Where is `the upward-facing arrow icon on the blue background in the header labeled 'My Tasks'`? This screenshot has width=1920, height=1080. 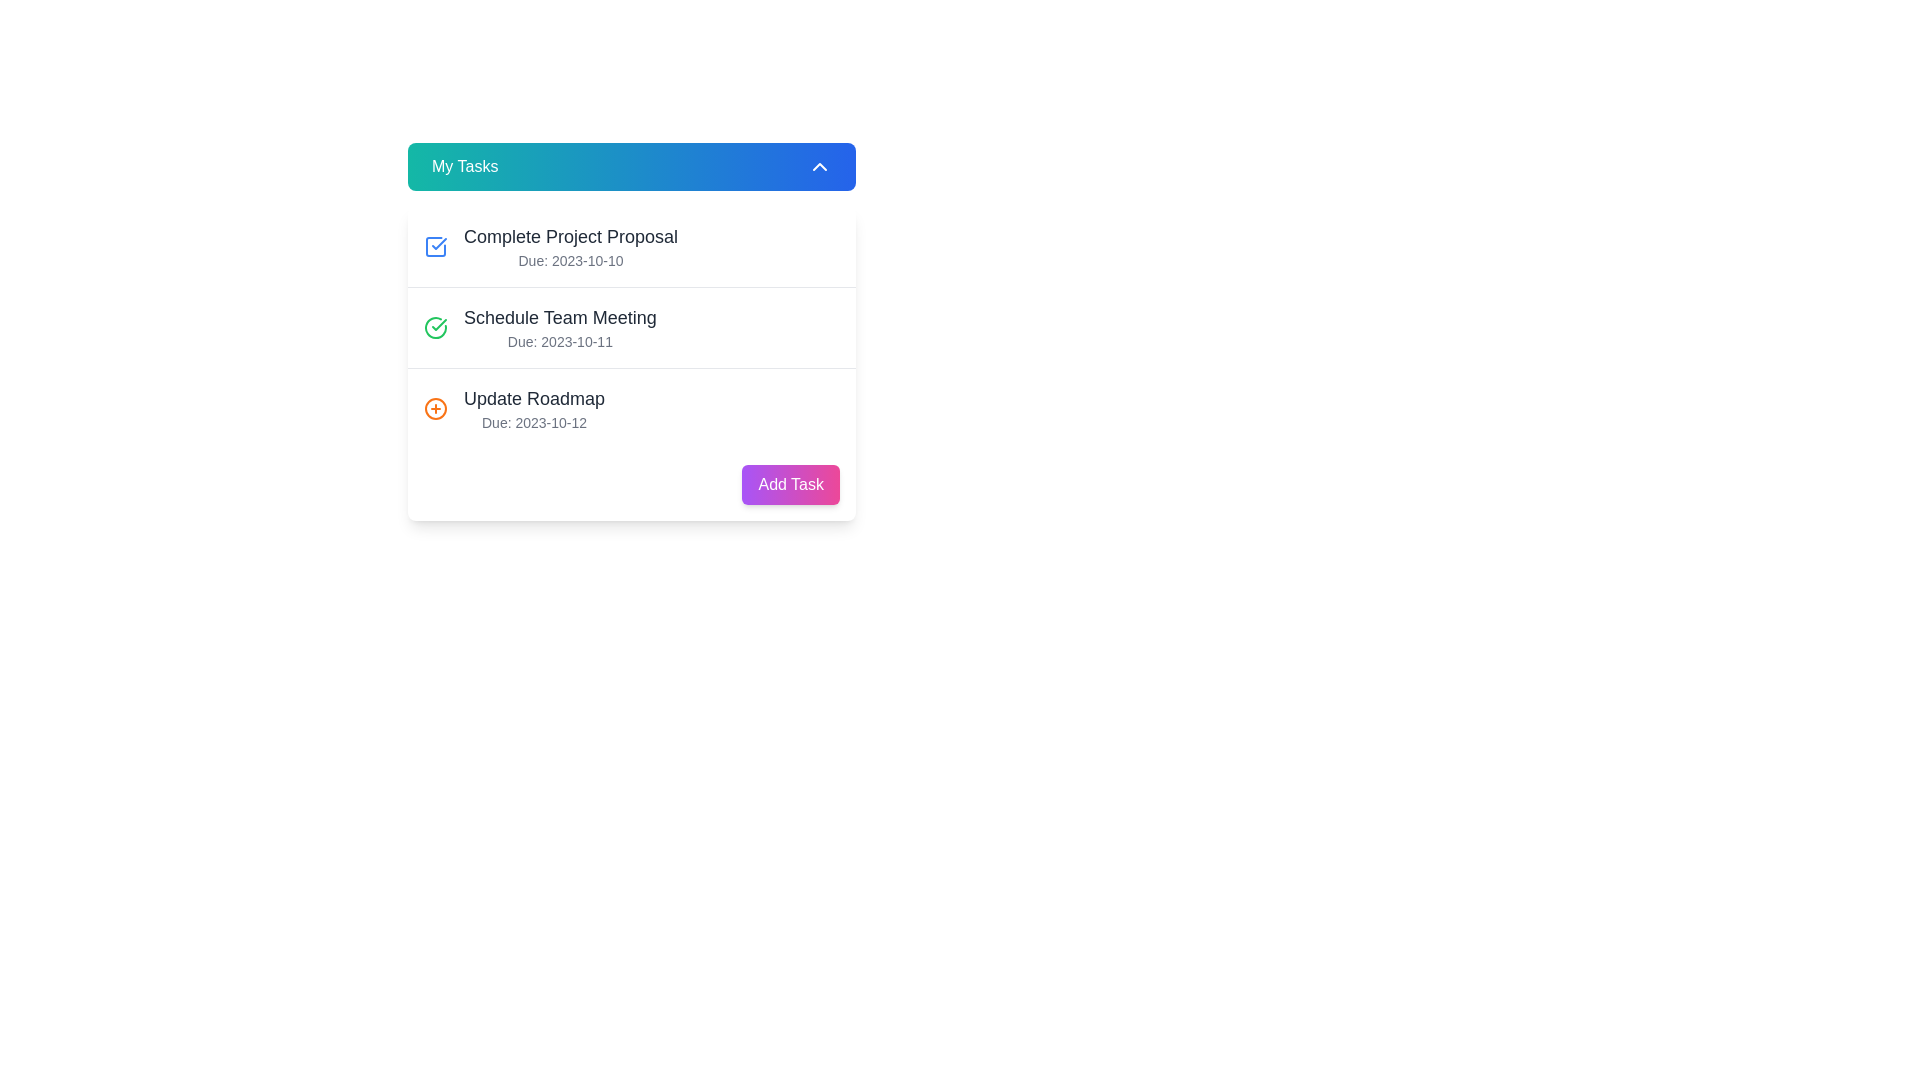 the upward-facing arrow icon on the blue background in the header labeled 'My Tasks' is located at coordinates (820, 165).